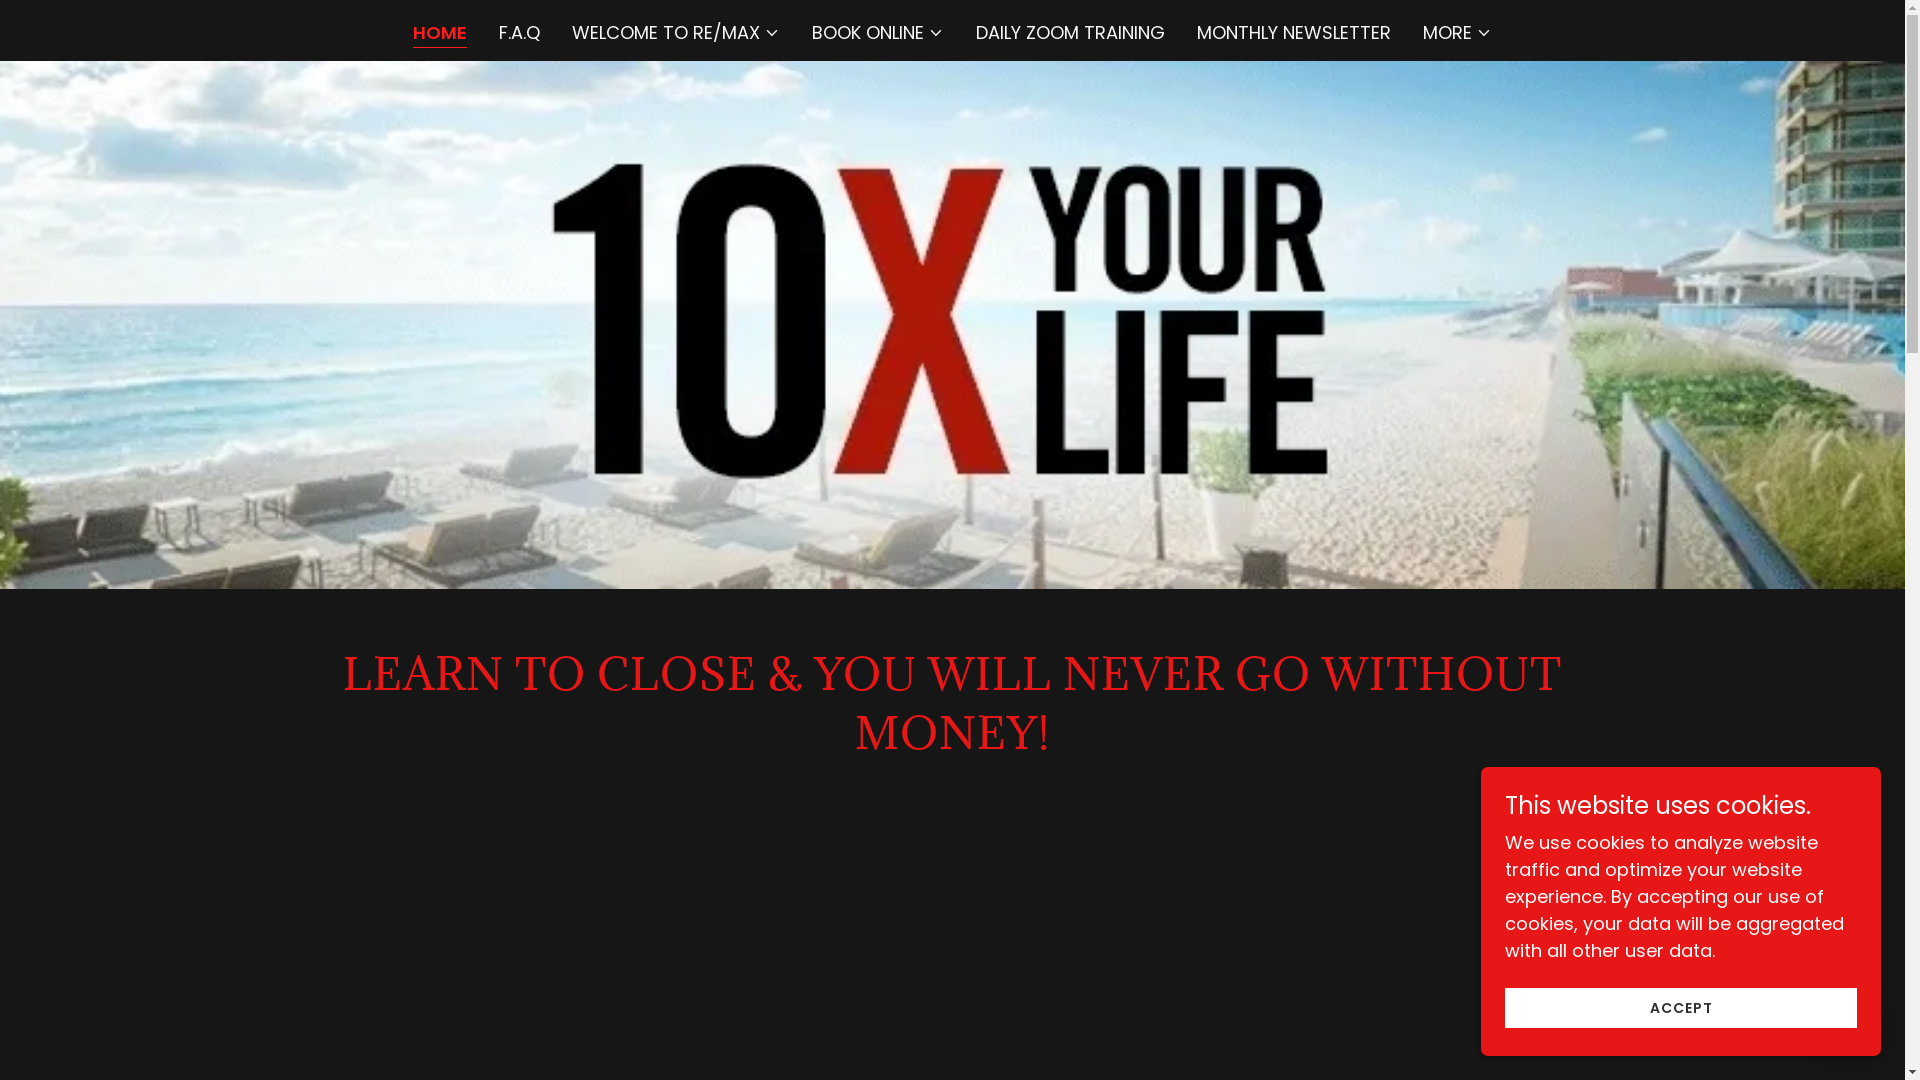 This screenshot has height=1080, width=1920. I want to click on 'HOME', so click(439, 34).